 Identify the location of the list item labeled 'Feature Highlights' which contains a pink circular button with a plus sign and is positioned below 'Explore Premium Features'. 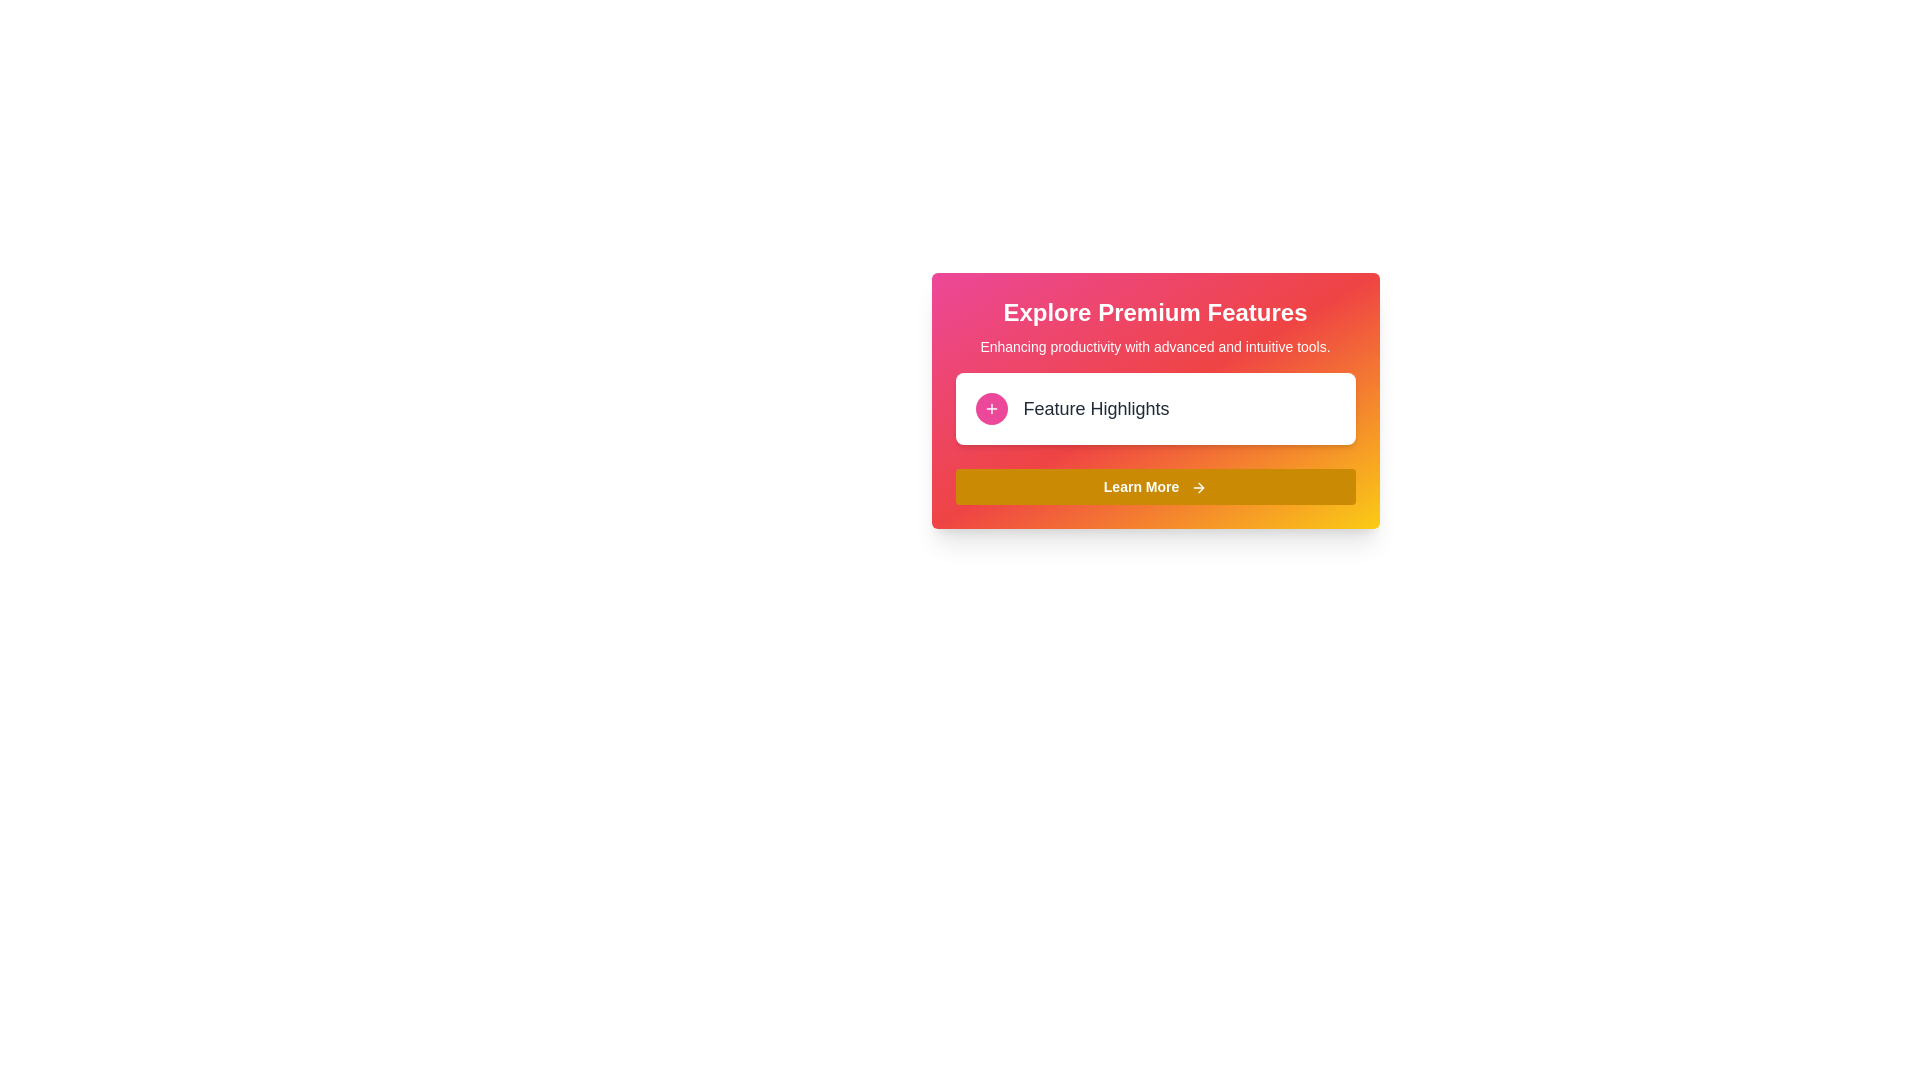
(1155, 407).